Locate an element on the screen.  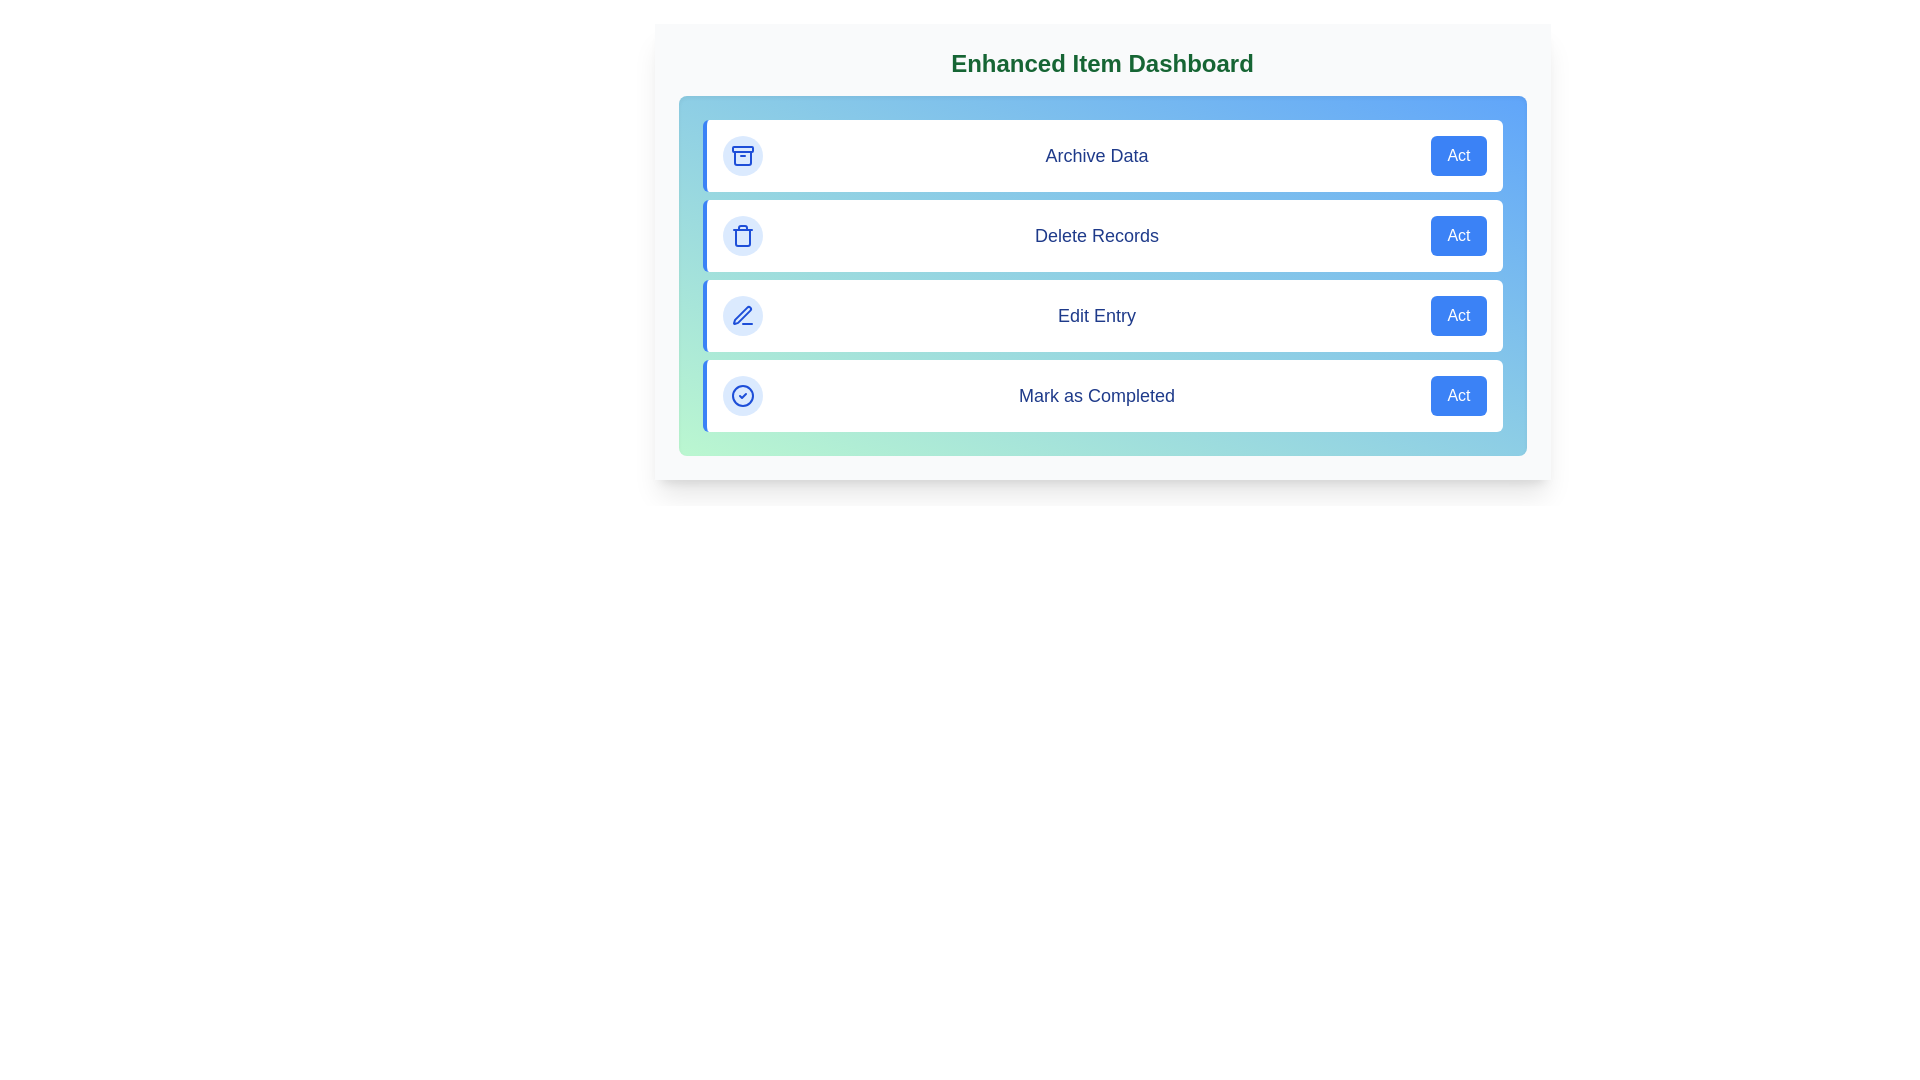
the 'Act' button for the action 'Mark as Completed' is located at coordinates (1459, 396).